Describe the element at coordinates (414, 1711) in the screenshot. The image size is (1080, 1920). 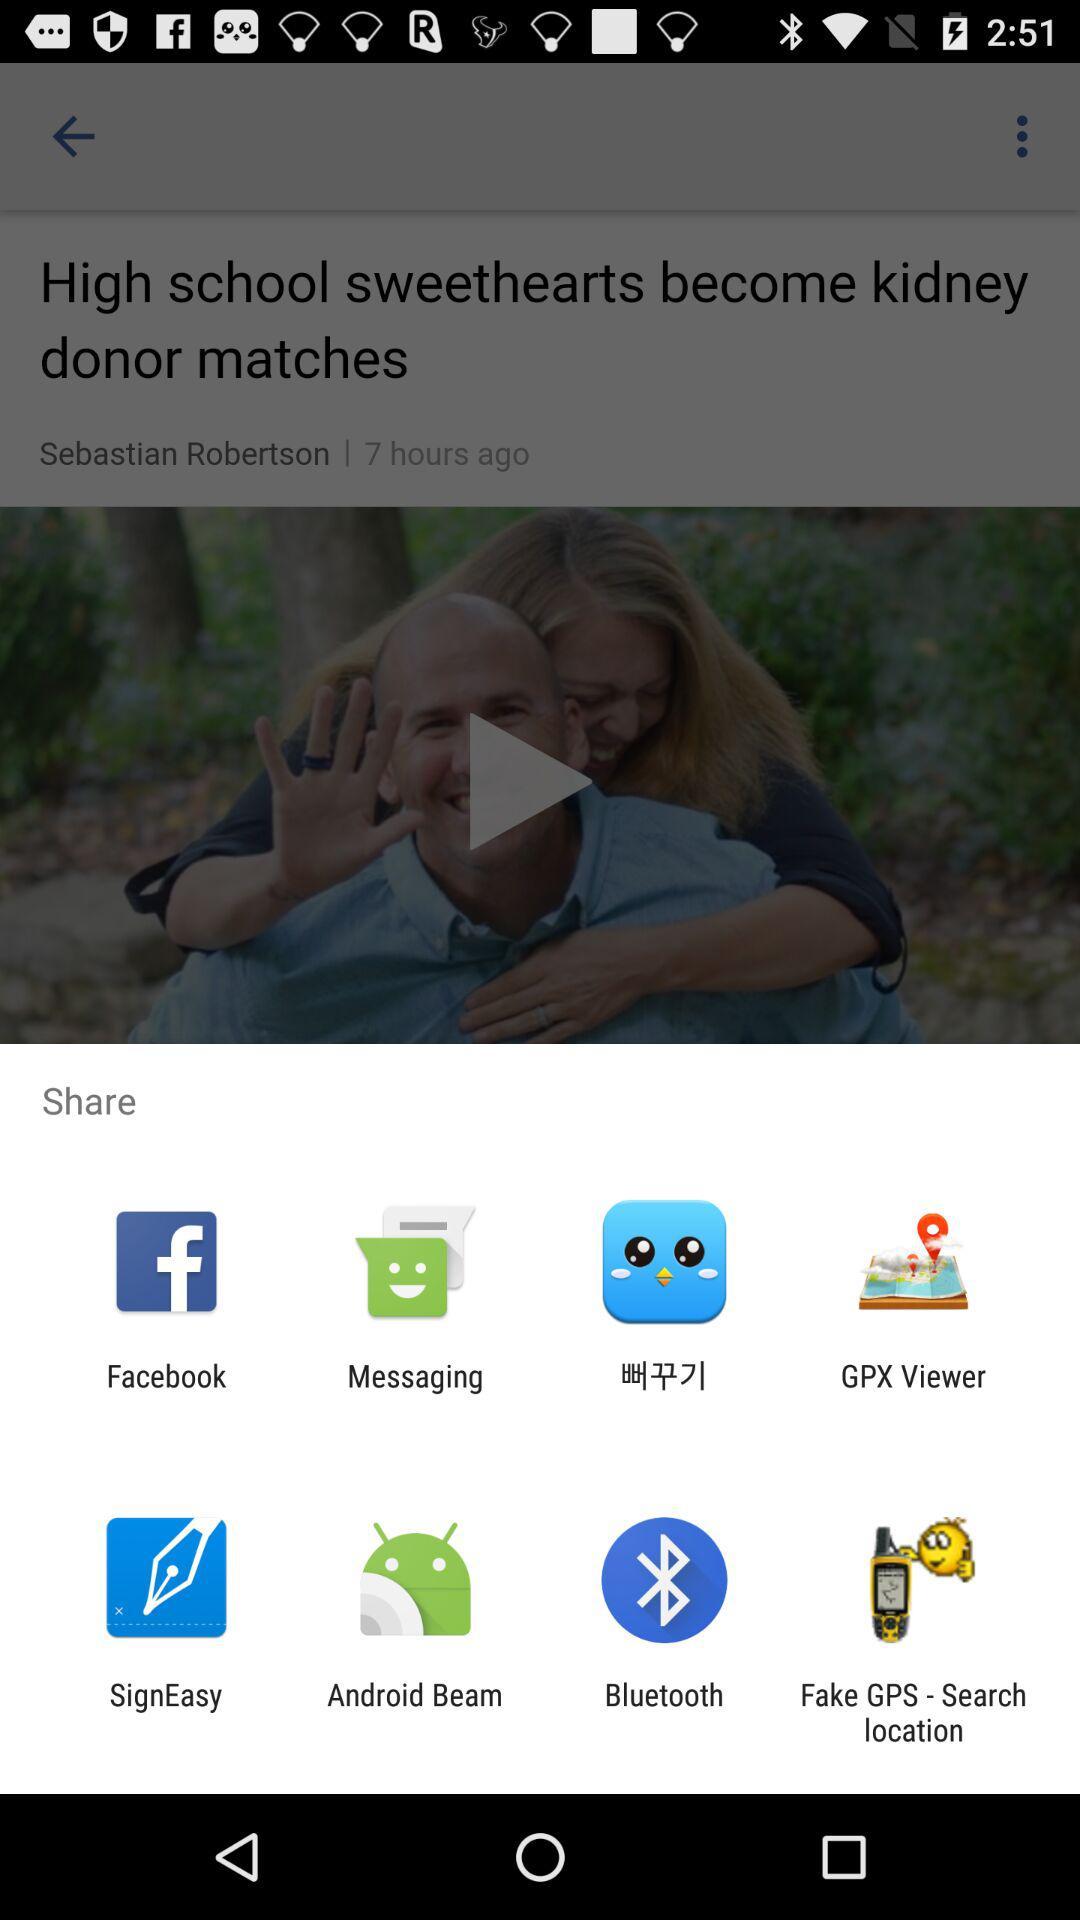
I see `item to the left of the bluetooth icon` at that location.